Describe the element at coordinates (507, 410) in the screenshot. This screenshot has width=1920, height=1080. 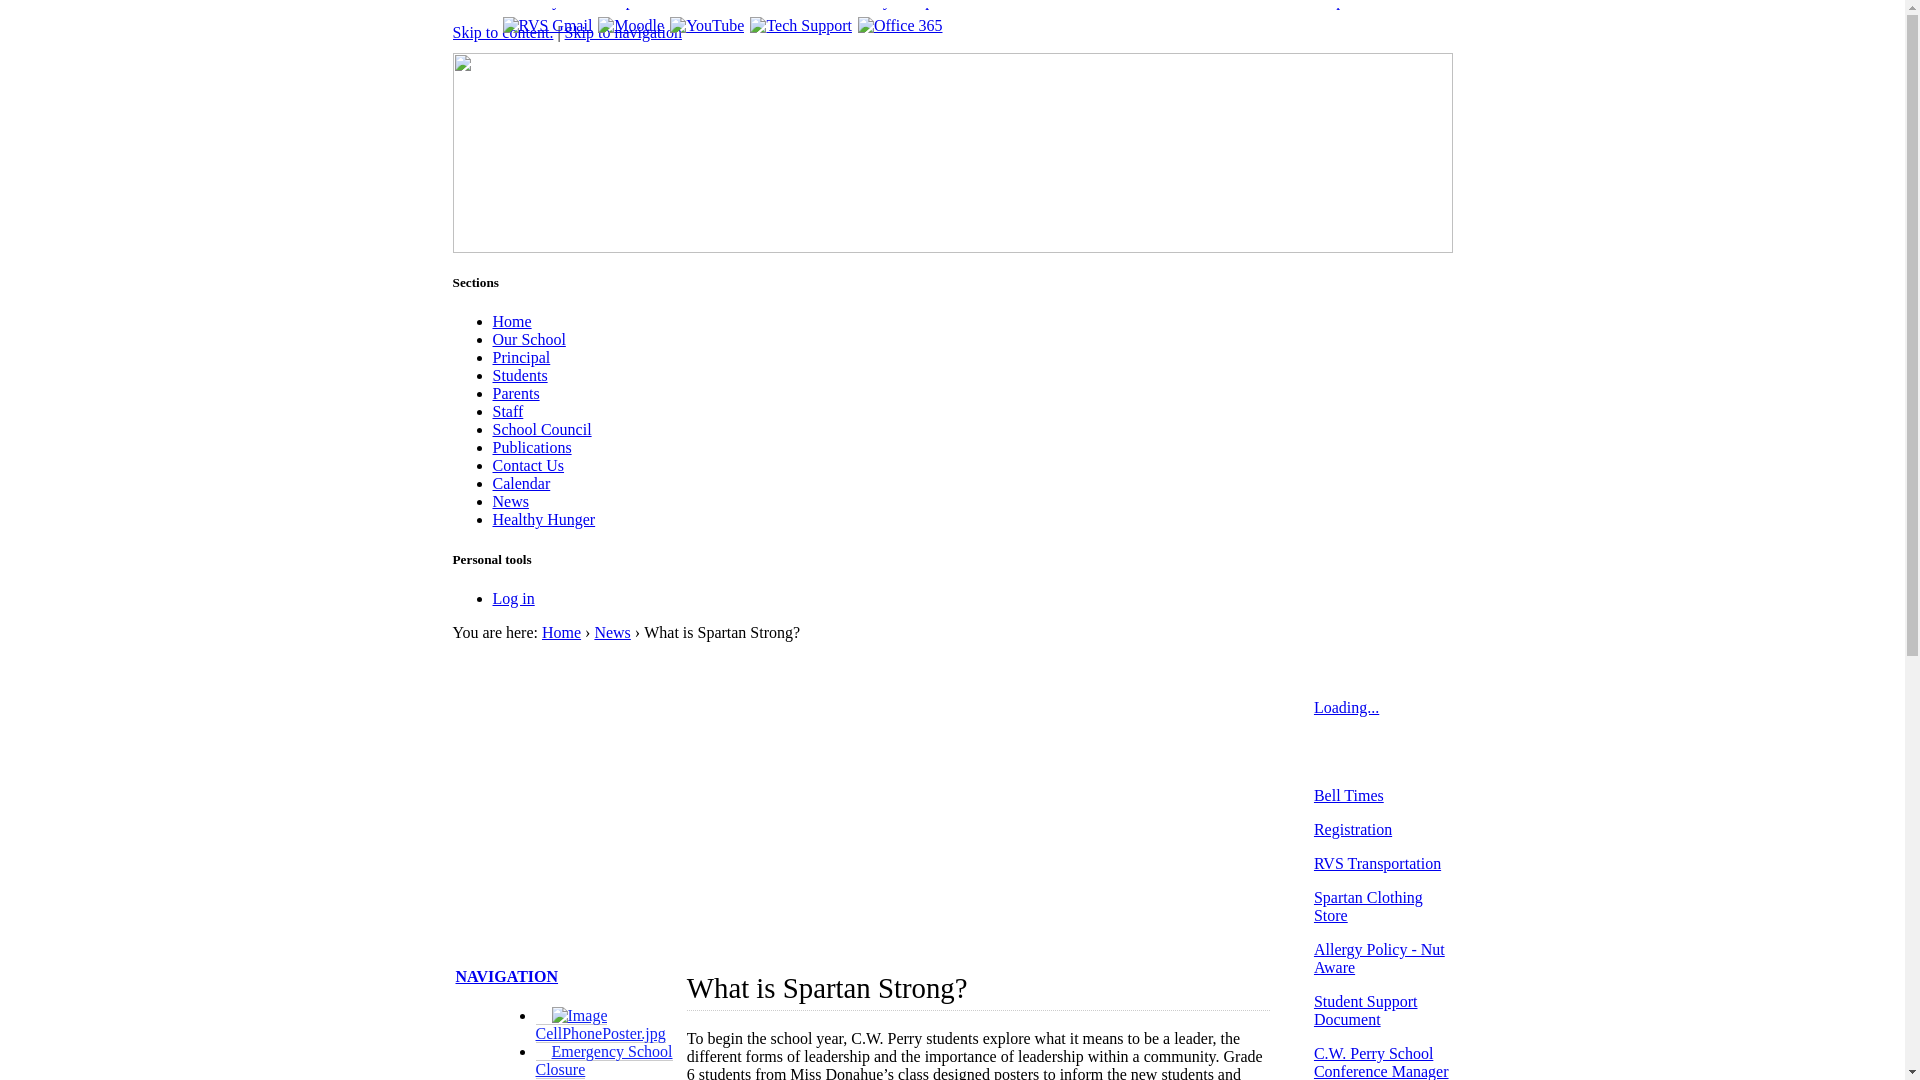
I see `'Staff'` at that location.